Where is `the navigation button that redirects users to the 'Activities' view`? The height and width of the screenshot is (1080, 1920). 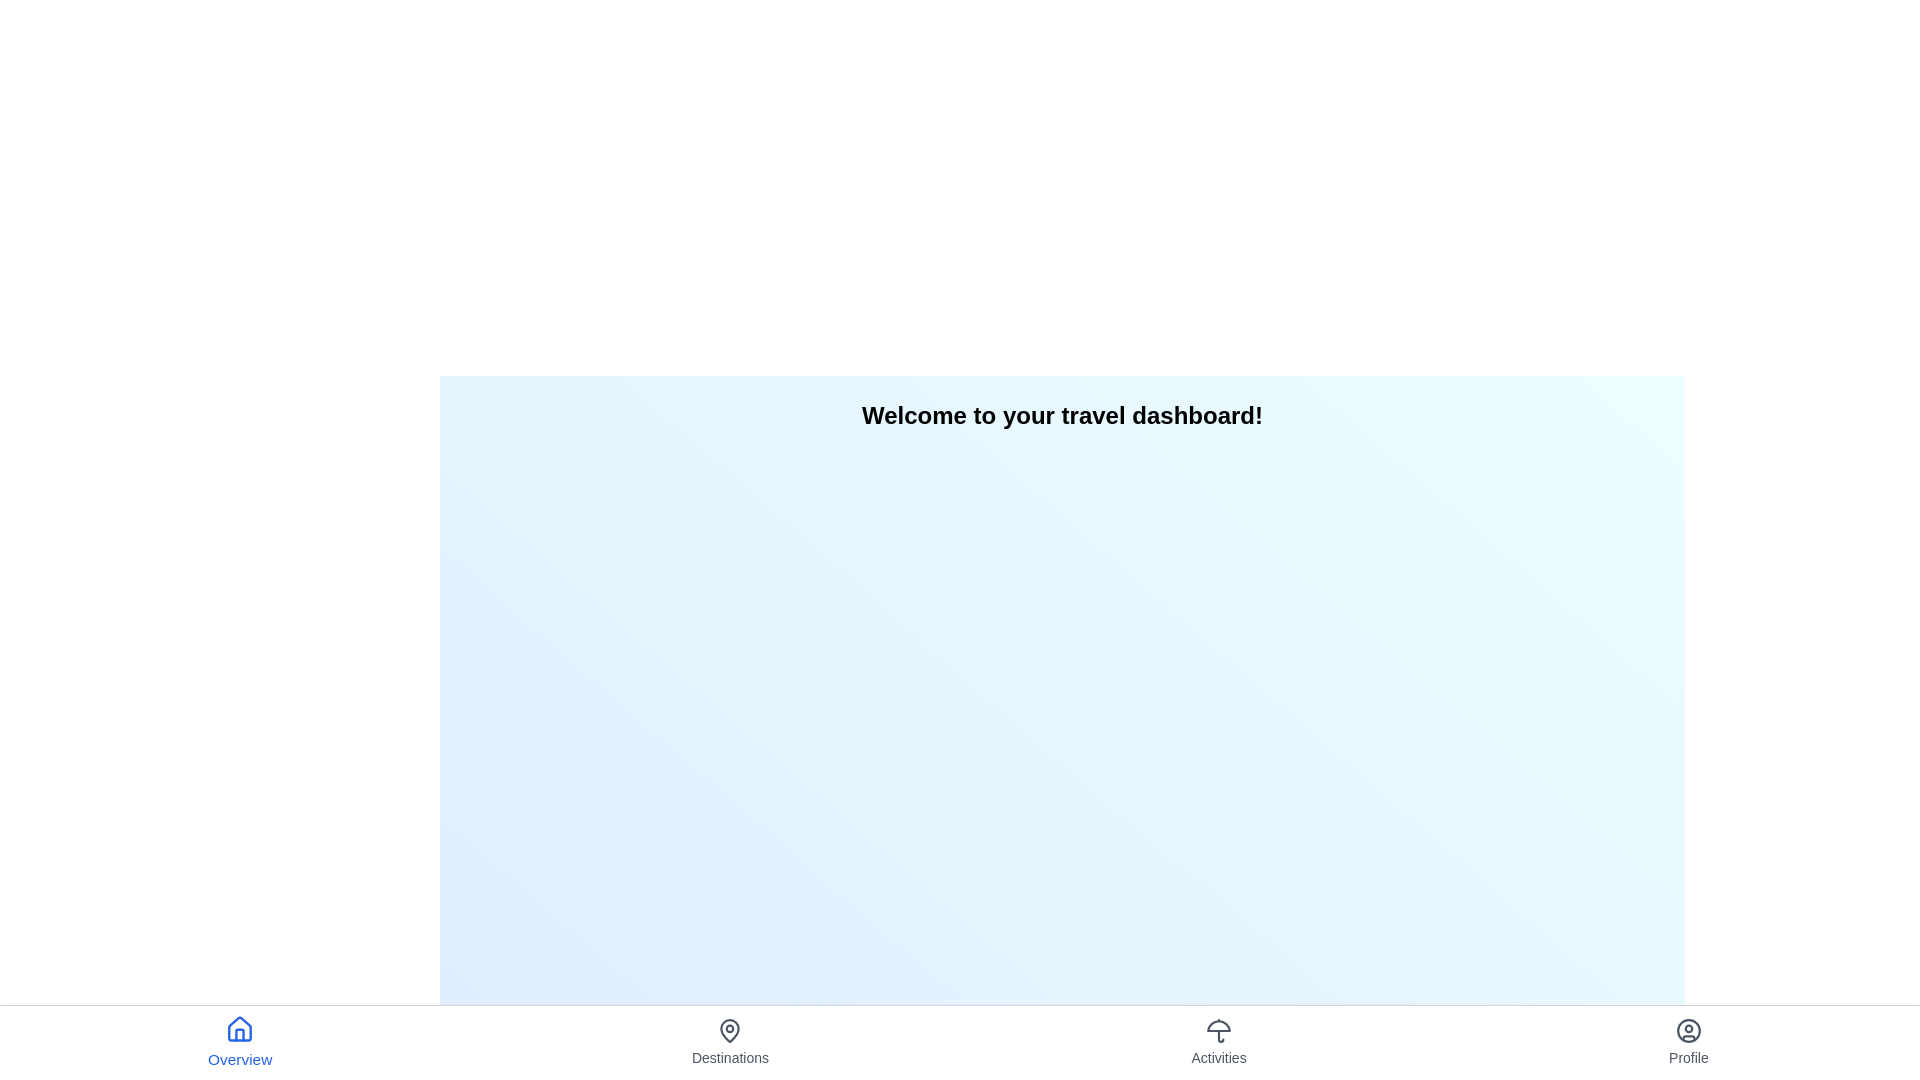 the navigation button that redirects users to the 'Activities' view is located at coordinates (1218, 1041).